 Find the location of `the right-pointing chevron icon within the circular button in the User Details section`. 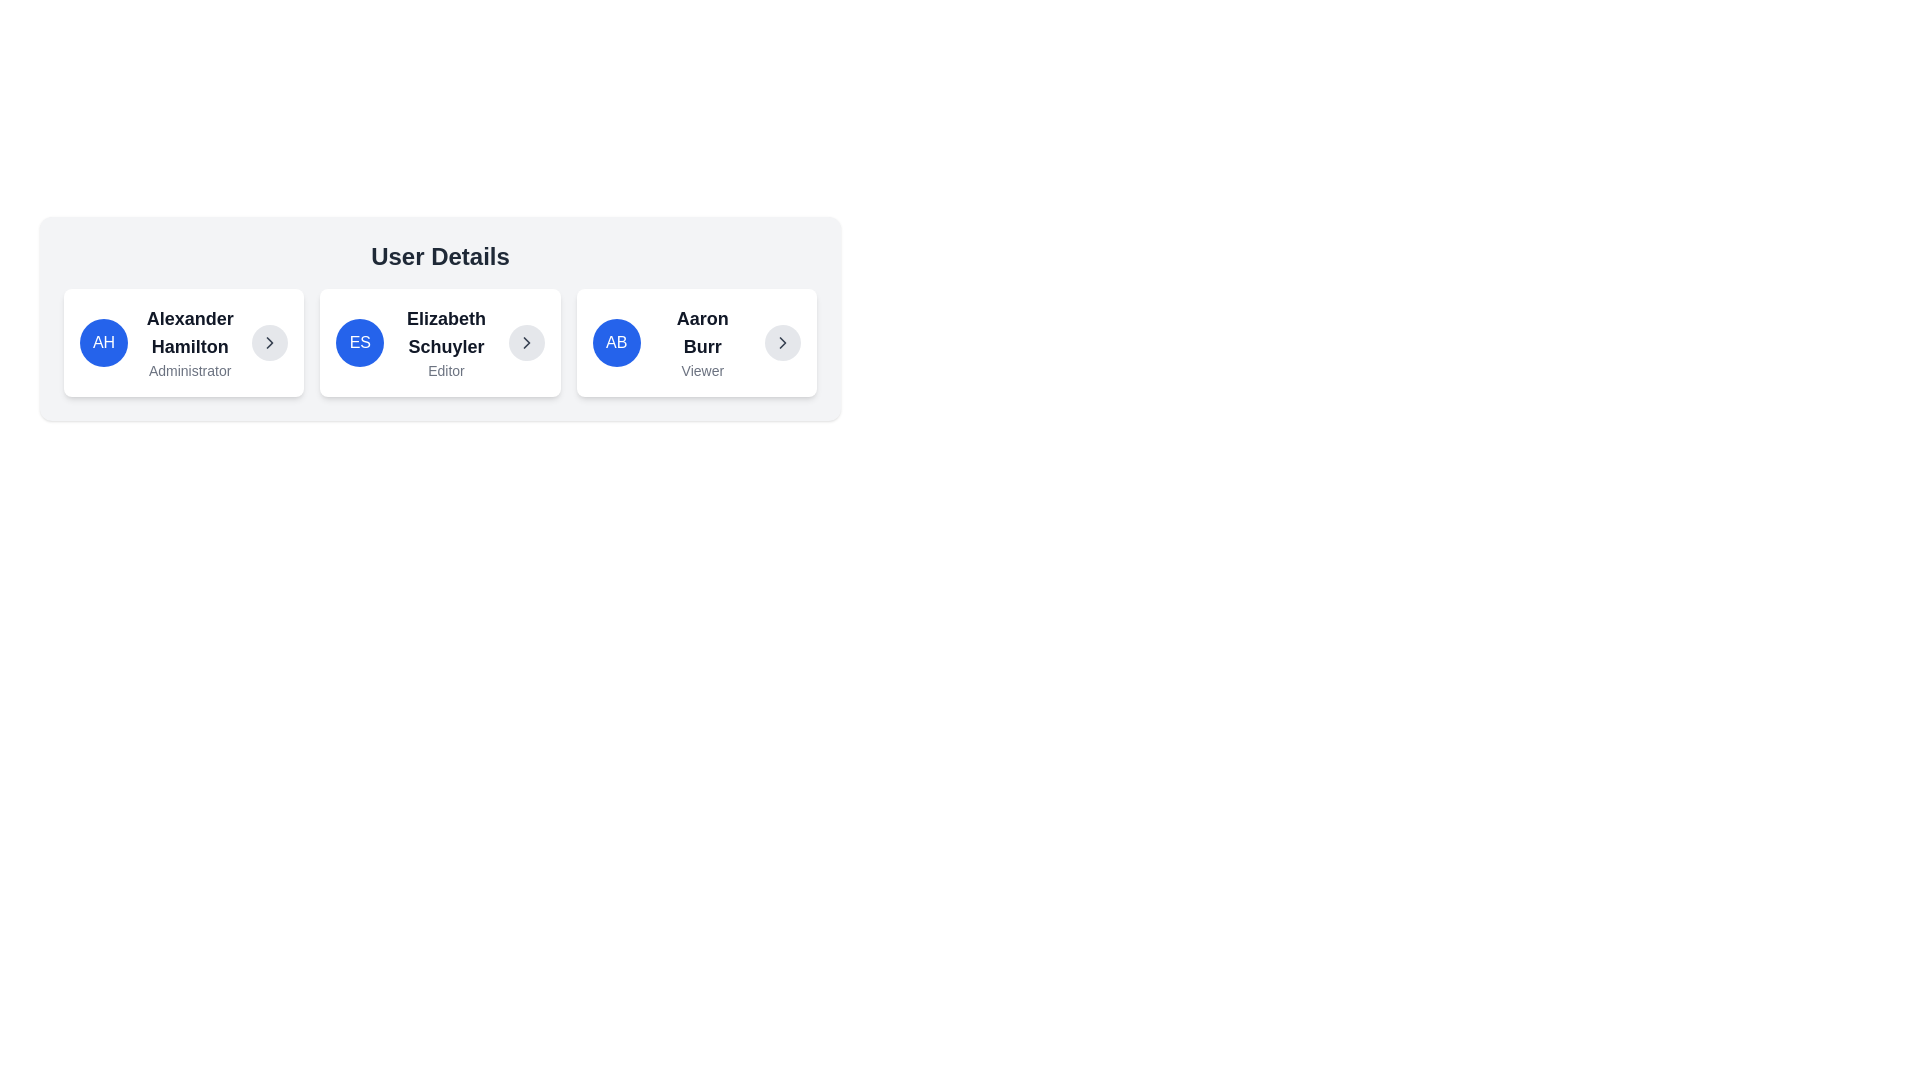

the right-pointing chevron icon within the circular button in the User Details section is located at coordinates (269, 342).